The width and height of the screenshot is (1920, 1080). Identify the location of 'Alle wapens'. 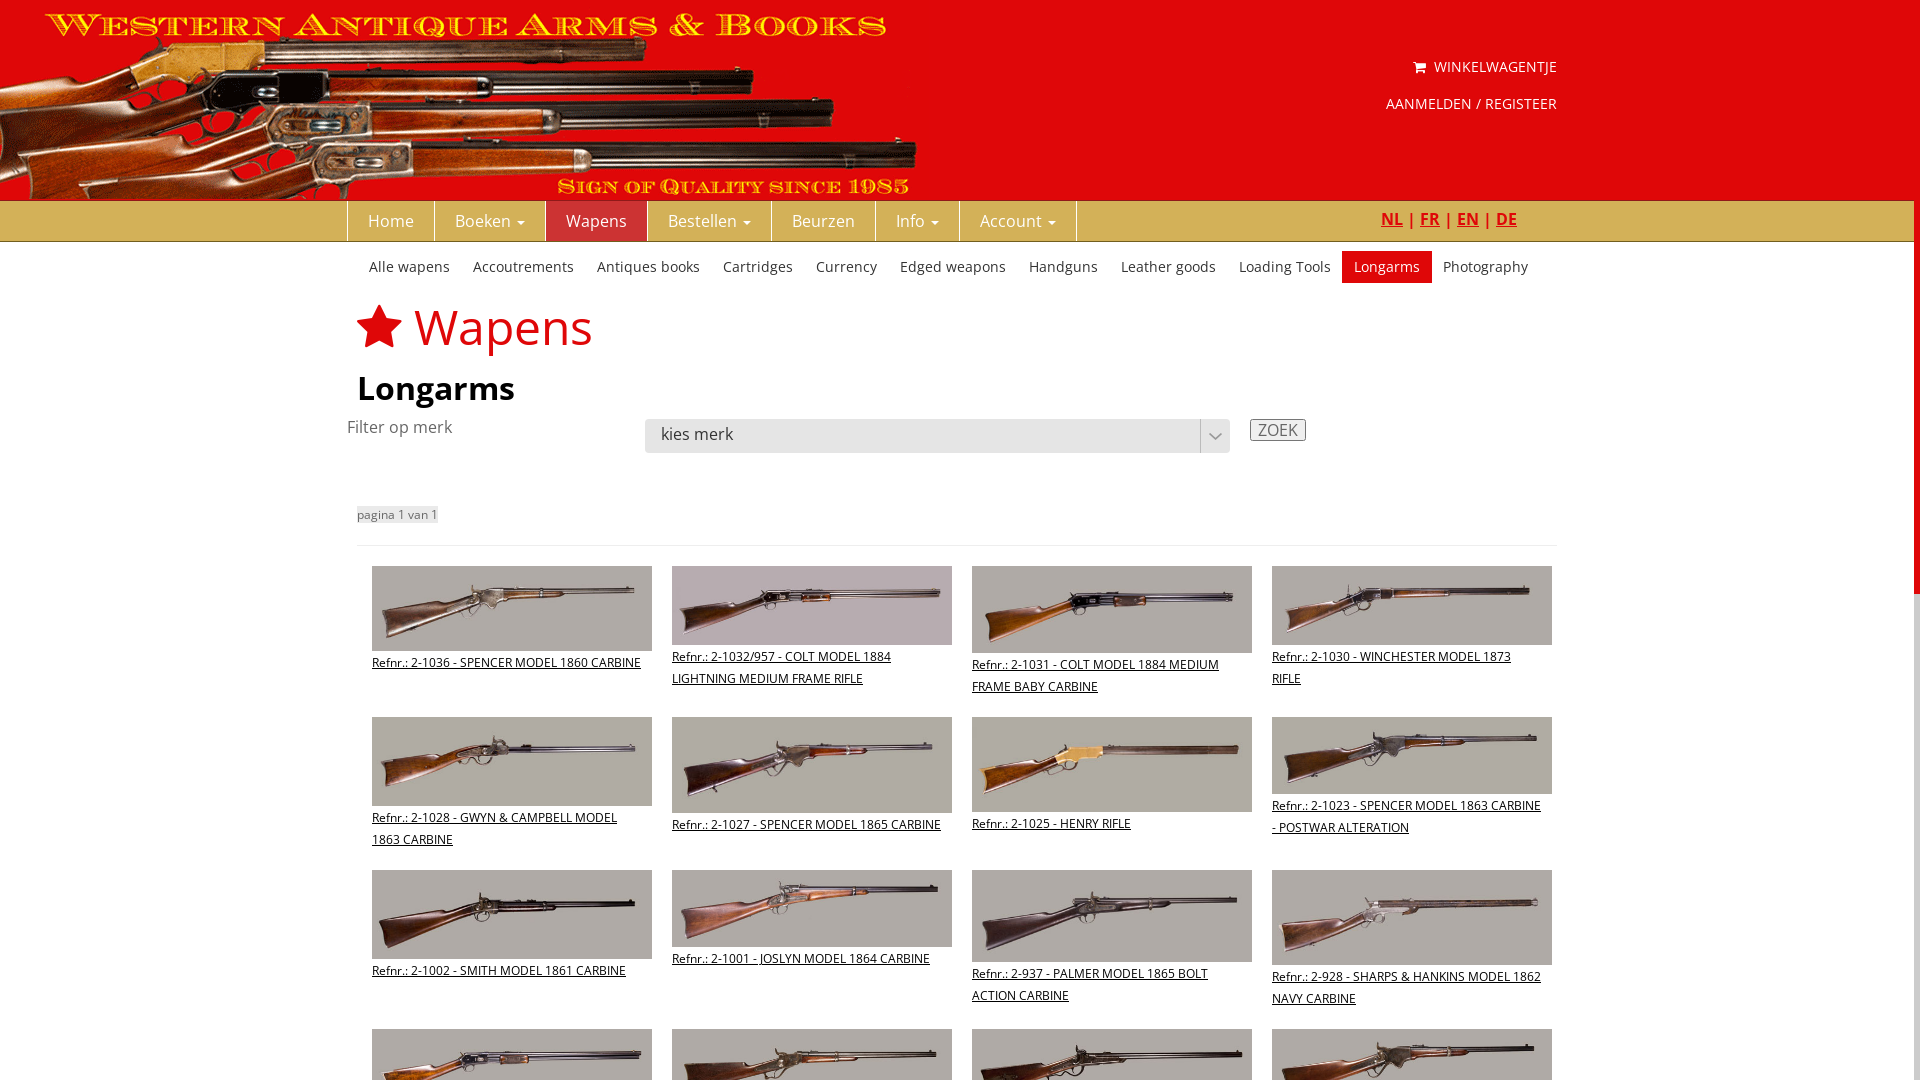
(408, 265).